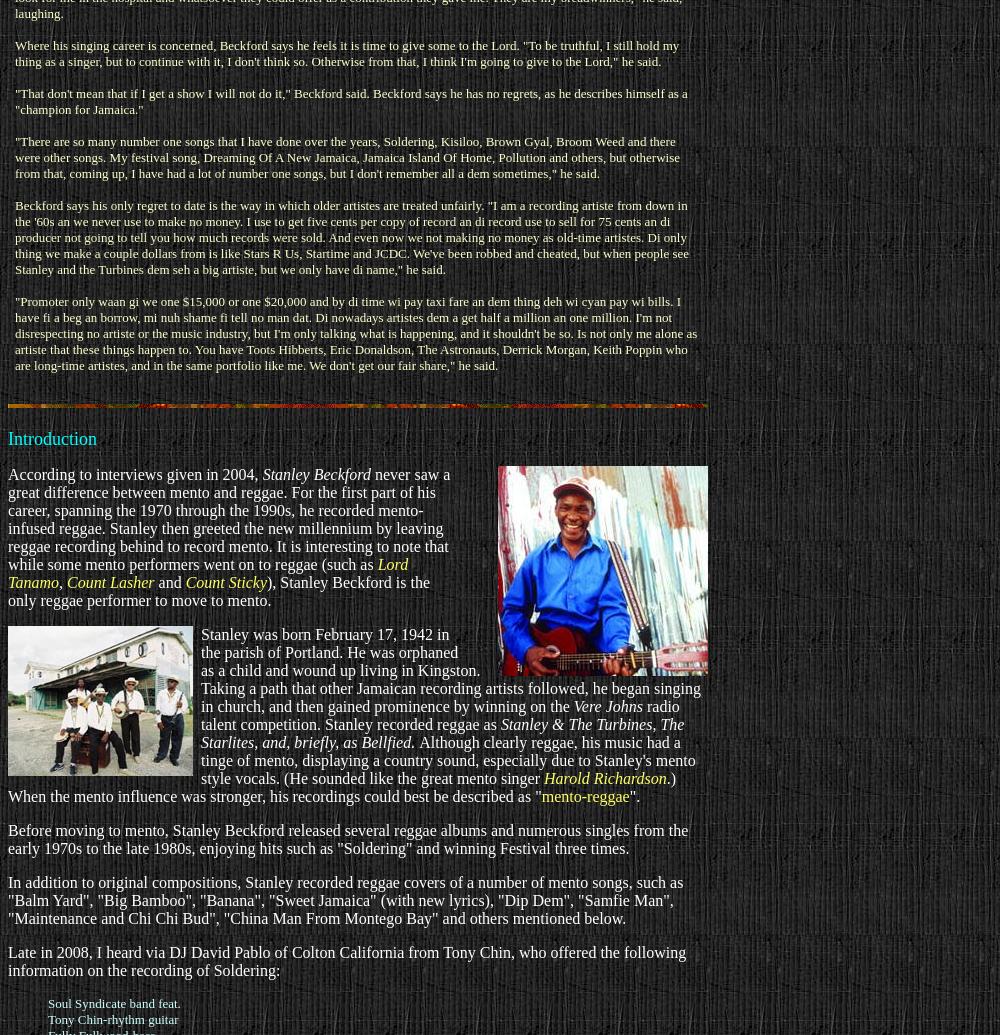  Describe the element at coordinates (344, 899) in the screenshot. I see `'In addition to original 
		compositions, Stanley recorded reggae covers of a number of mento songs, 
		such as "Balm Yard", "Big Bamboo", "Banana", "Sweet 
			Jamaica" (with new lyrics), "Dip Dem", "Samfie Man", "Maintenance and Chi 
			Chi Bud", "China Man From Montego Bay" and others mentioned below.'` at that location.